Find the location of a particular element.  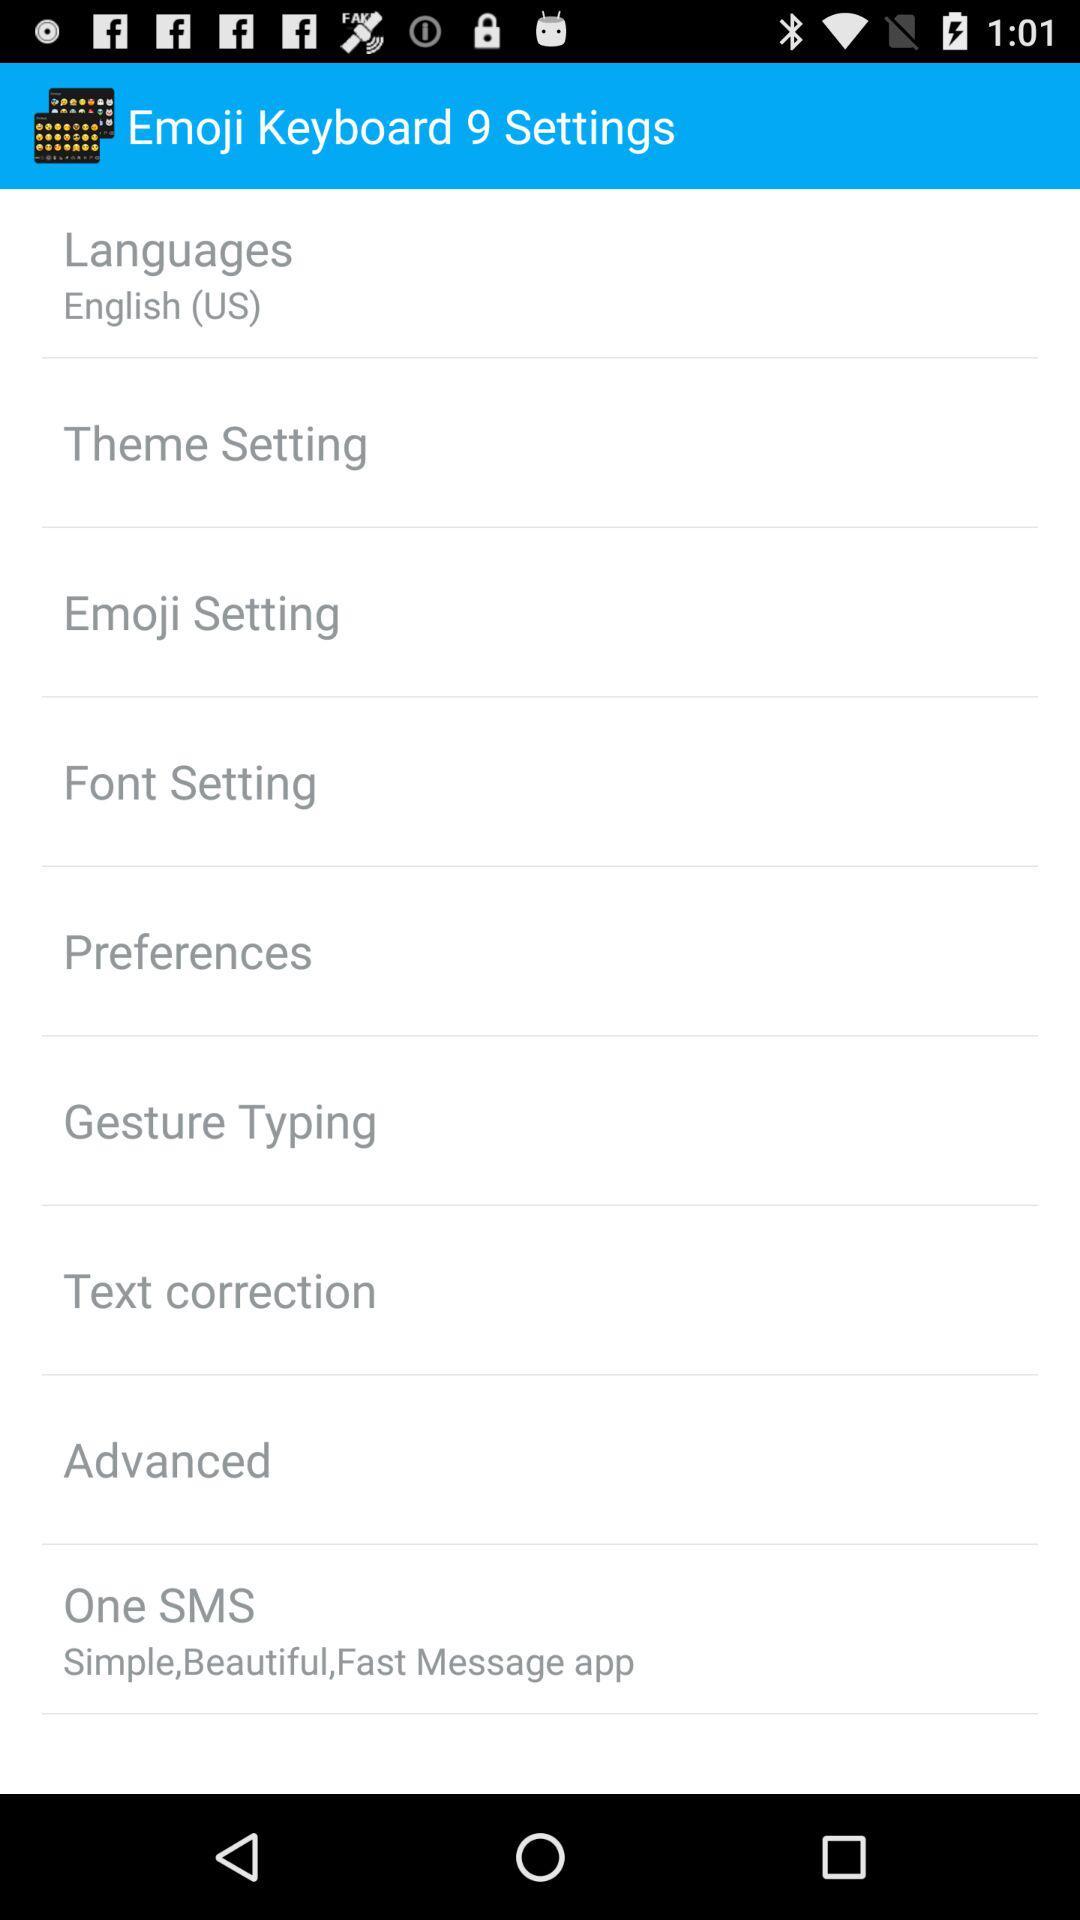

icon above emoji setting icon is located at coordinates (215, 441).